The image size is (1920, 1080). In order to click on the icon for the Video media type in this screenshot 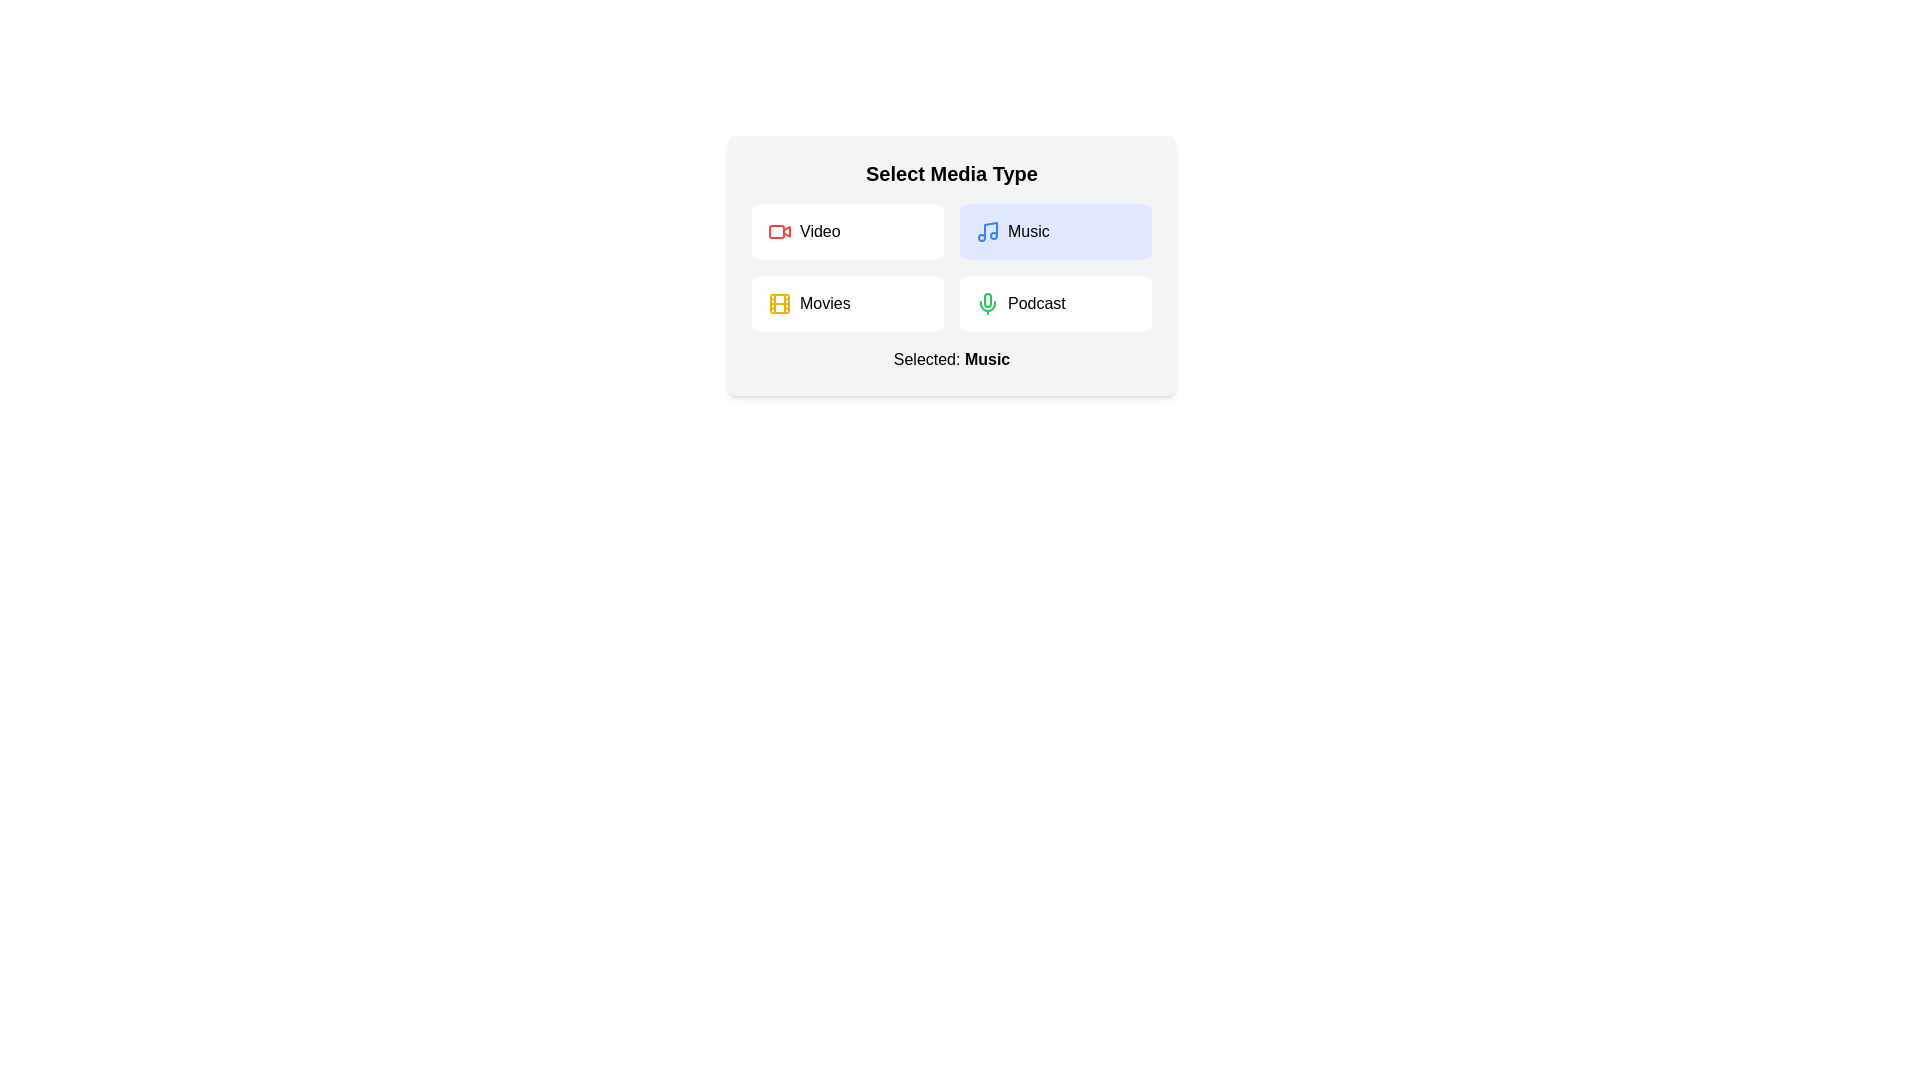, I will do `click(778, 230)`.